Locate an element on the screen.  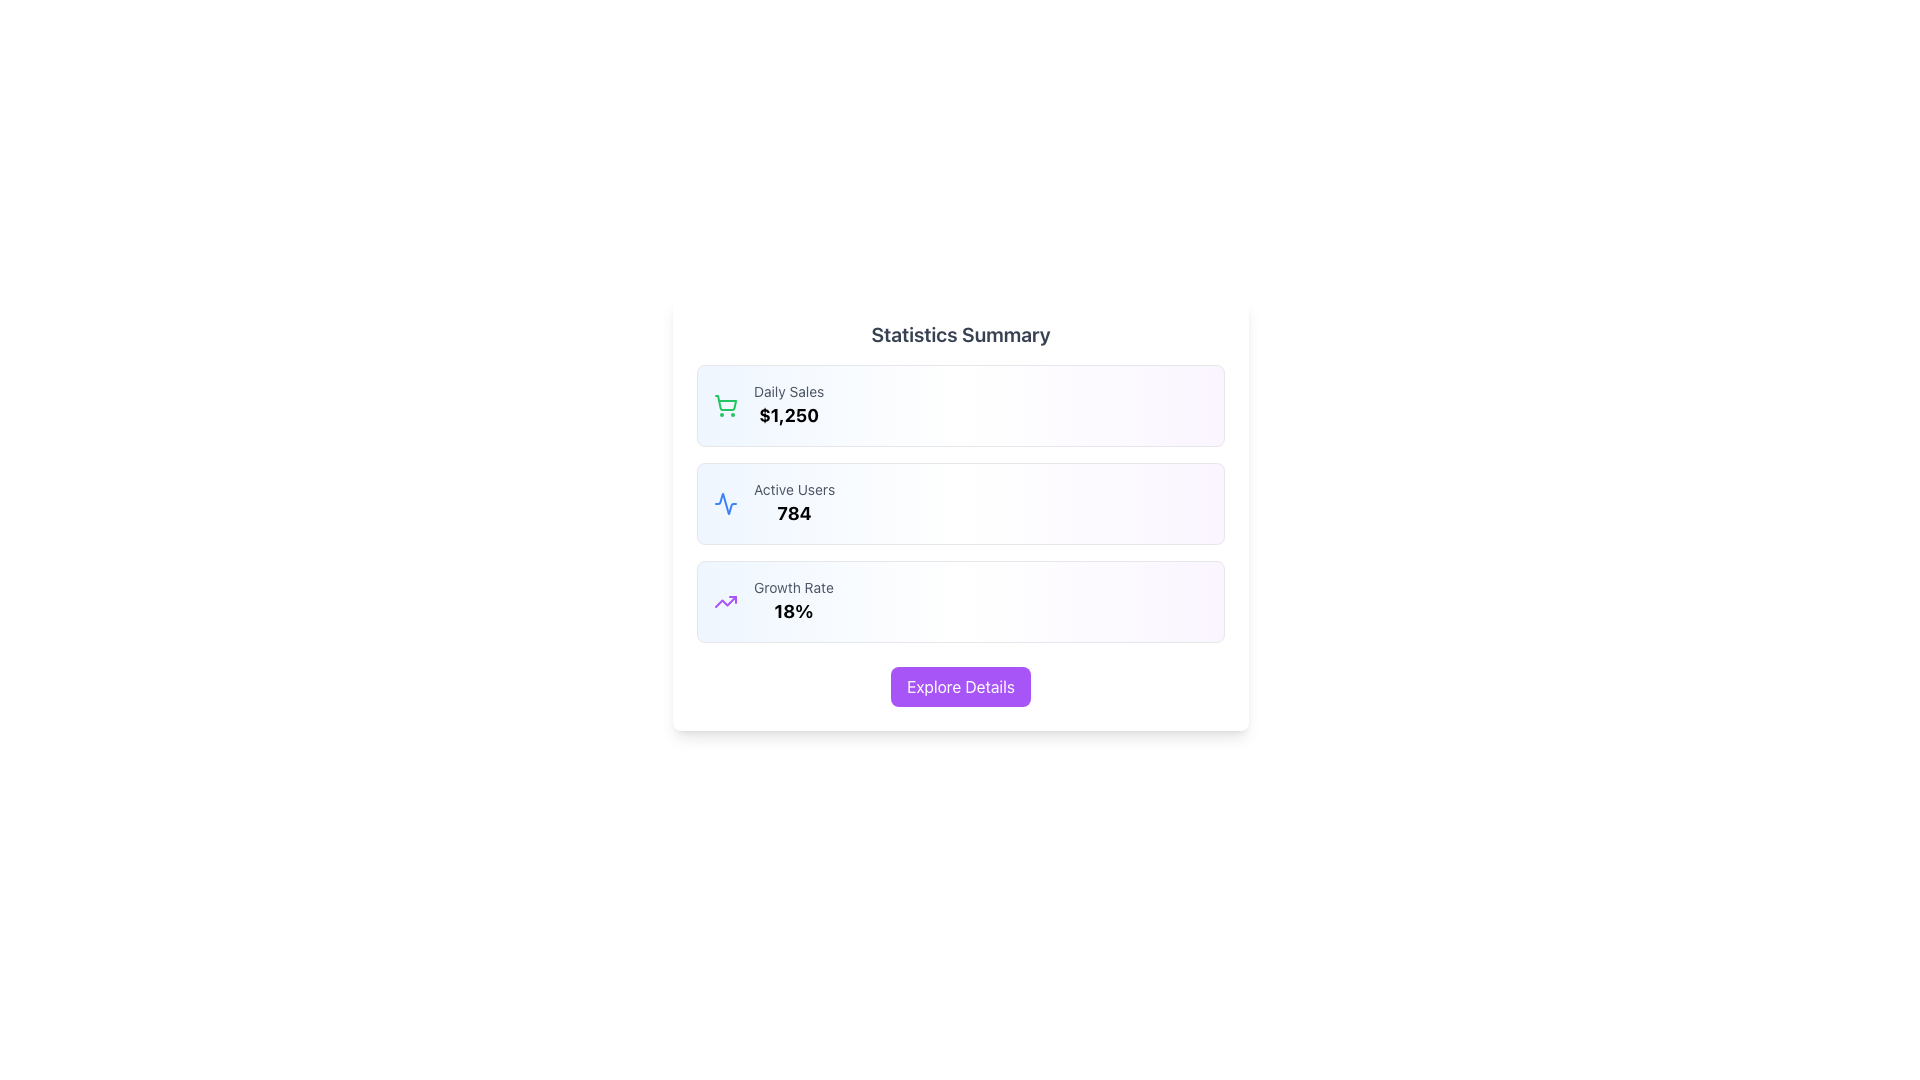
the 'Activity' icon located to the left of the 'Active Users' text within the second summary card, which displays the count '784' is located at coordinates (724, 503).